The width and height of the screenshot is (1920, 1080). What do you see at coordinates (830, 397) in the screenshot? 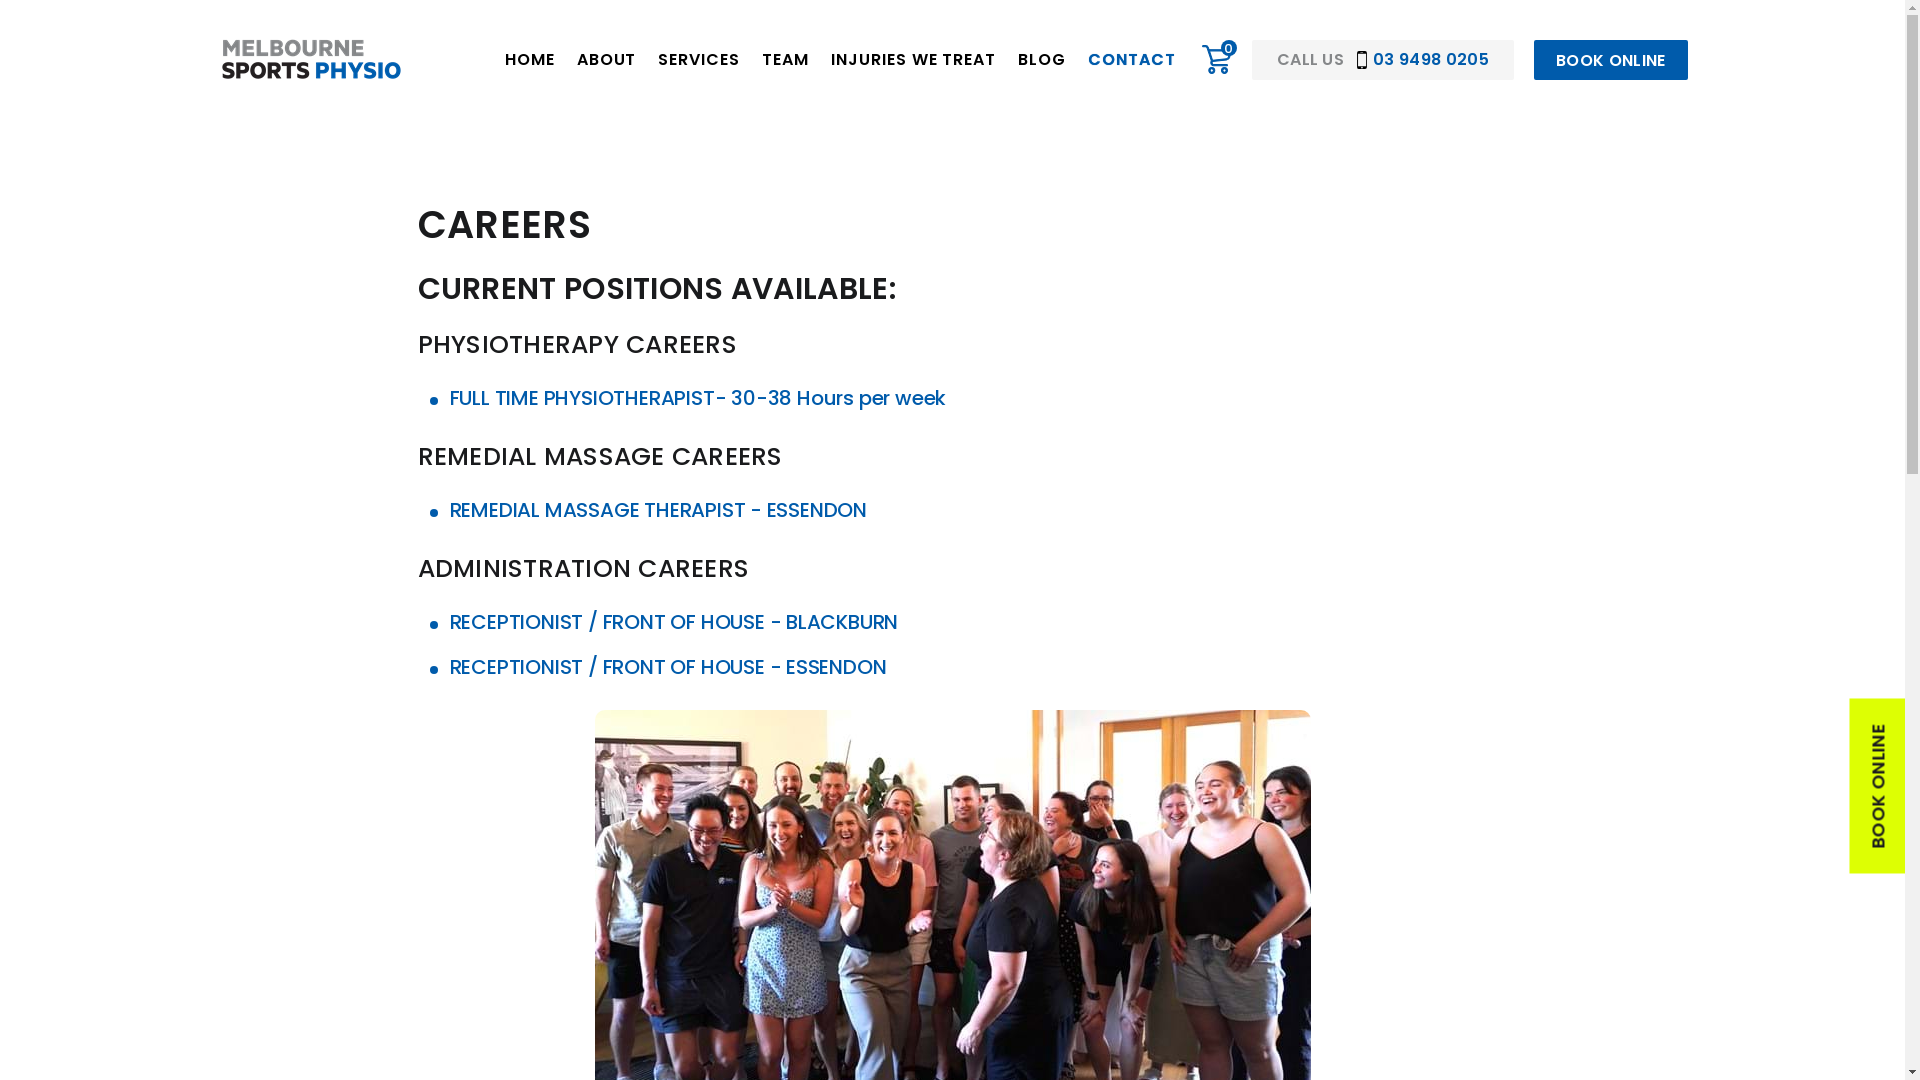
I see `'- 30-38 Hours per week'` at bounding box center [830, 397].